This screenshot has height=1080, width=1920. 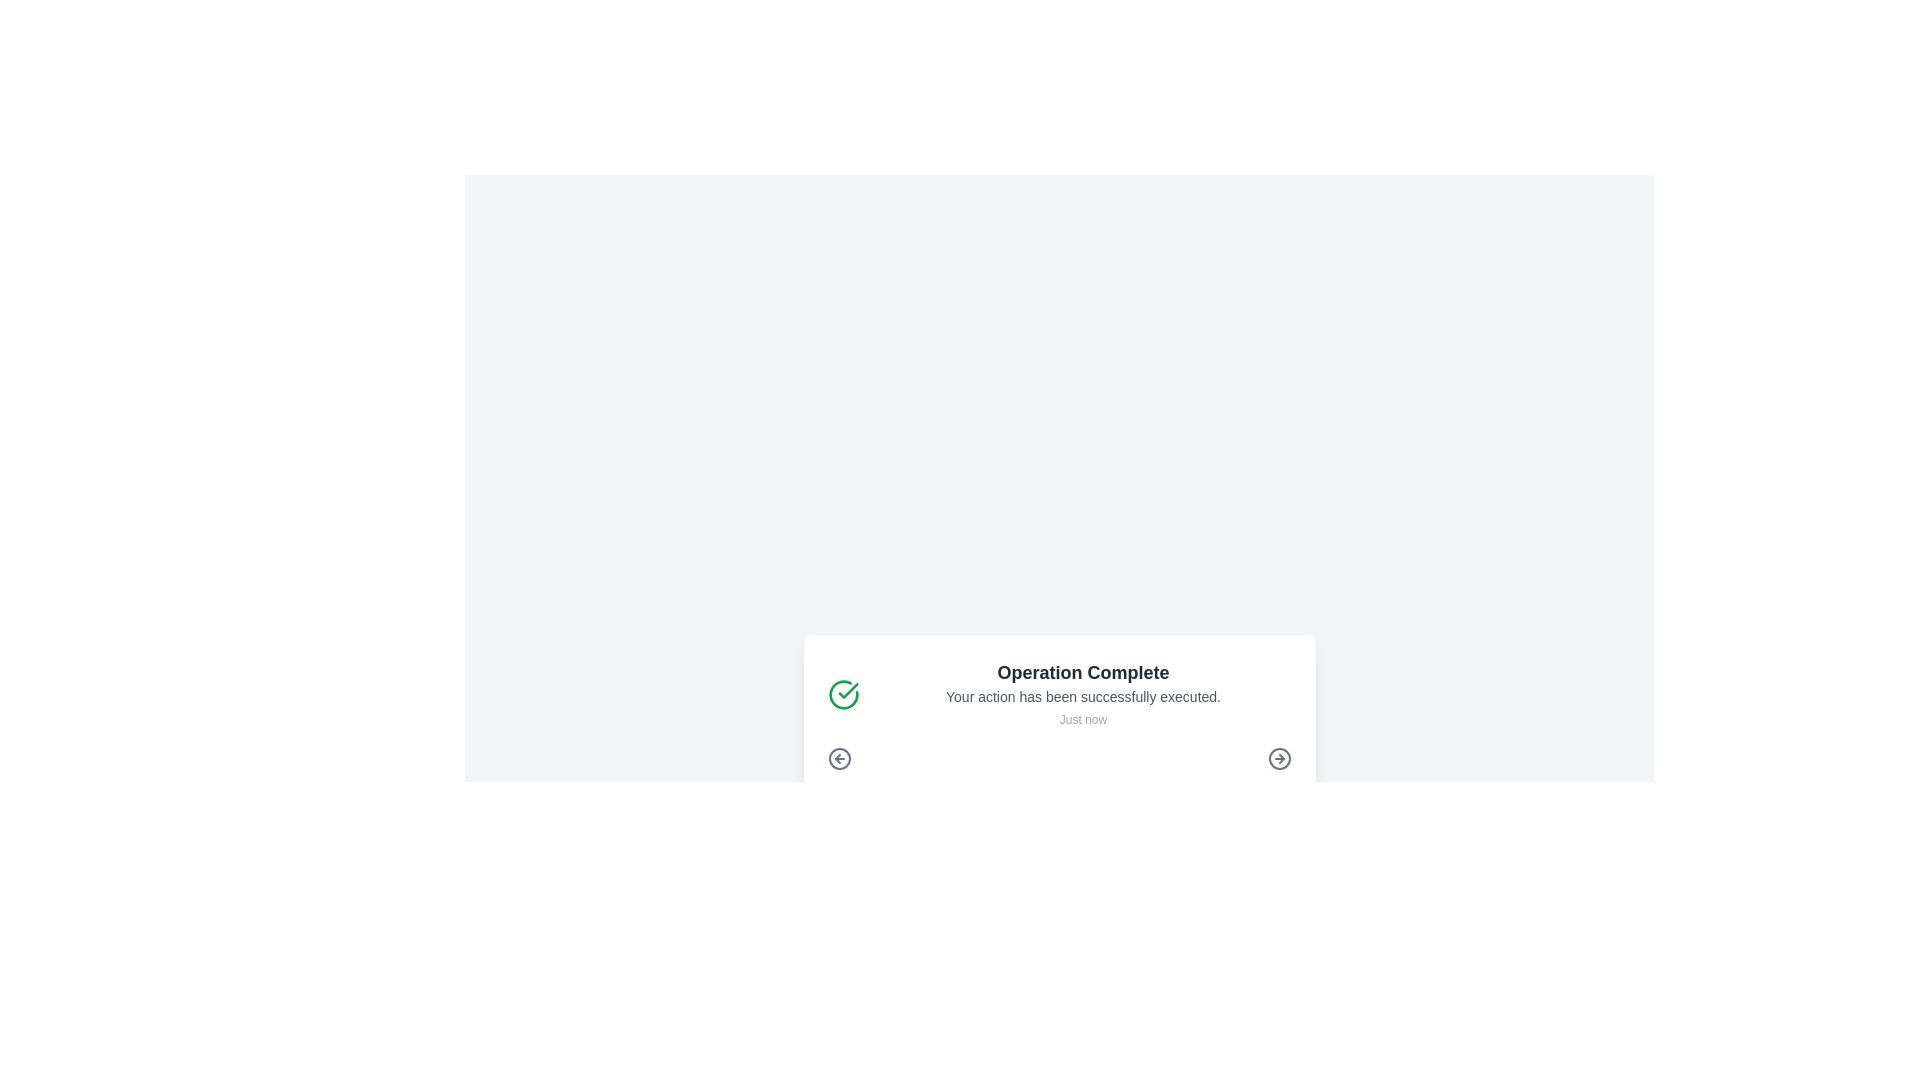 What do you see at coordinates (839, 759) in the screenshot?
I see `properties of the circular SVG component located at the center of the left-pointing arrow icon` at bounding box center [839, 759].